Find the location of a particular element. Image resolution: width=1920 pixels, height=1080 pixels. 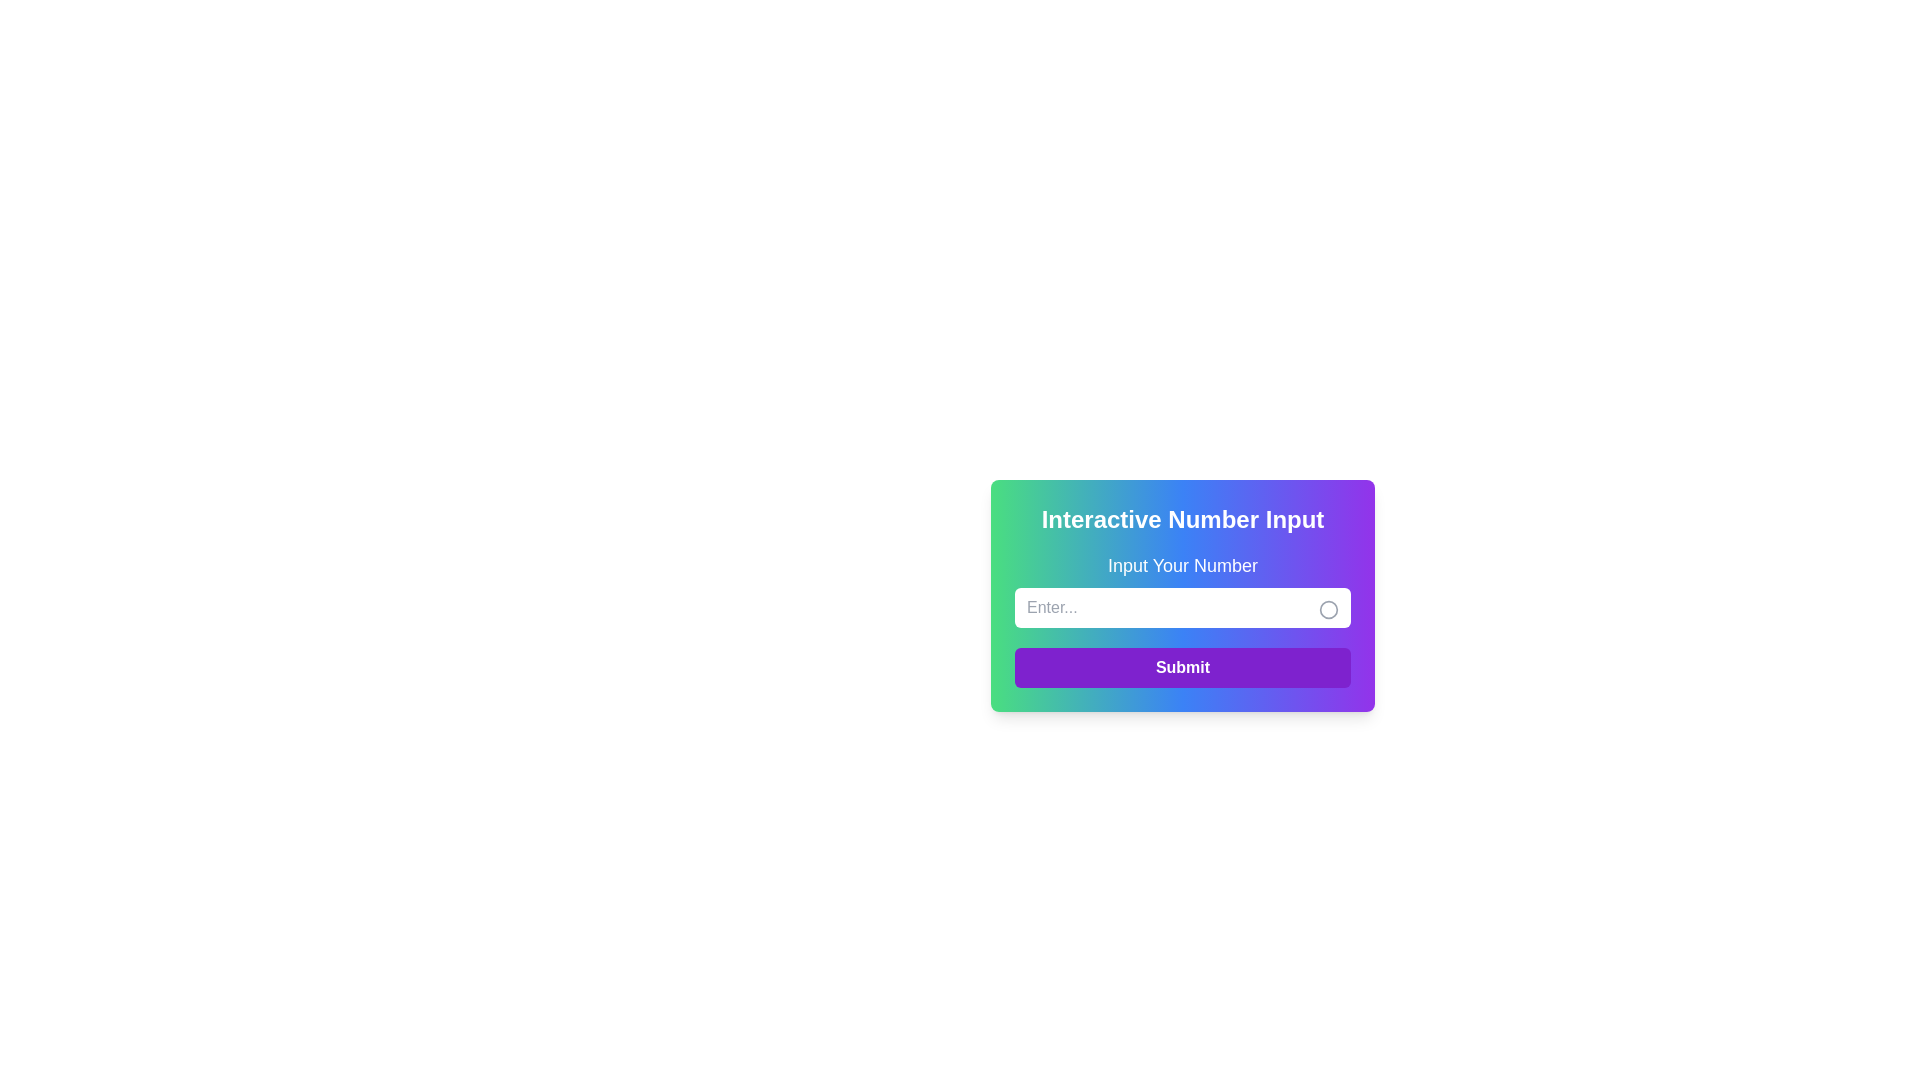

the circular icon located within the 'Interactive Number Input' form, positioned to the right of the text-entry area is located at coordinates (1329, 608).